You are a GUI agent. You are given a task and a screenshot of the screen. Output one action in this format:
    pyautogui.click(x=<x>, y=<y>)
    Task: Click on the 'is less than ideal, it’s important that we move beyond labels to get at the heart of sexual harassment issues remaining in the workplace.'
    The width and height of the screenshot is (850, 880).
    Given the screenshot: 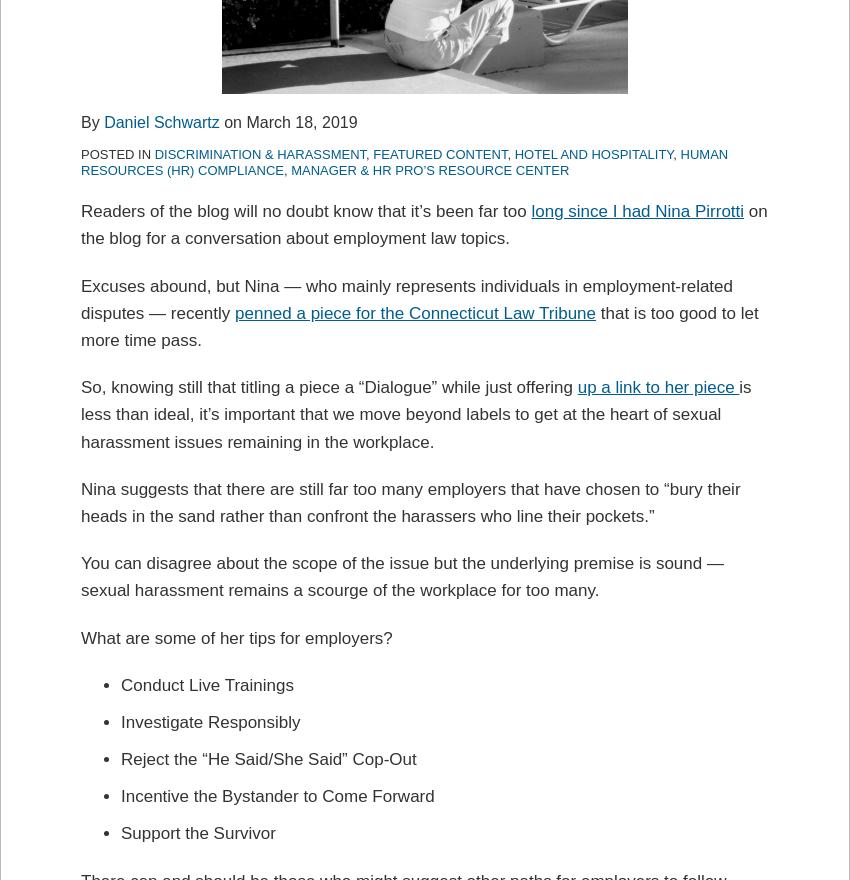 What is the action you would take?
    pyautogui.click(x=81, y=414)
    